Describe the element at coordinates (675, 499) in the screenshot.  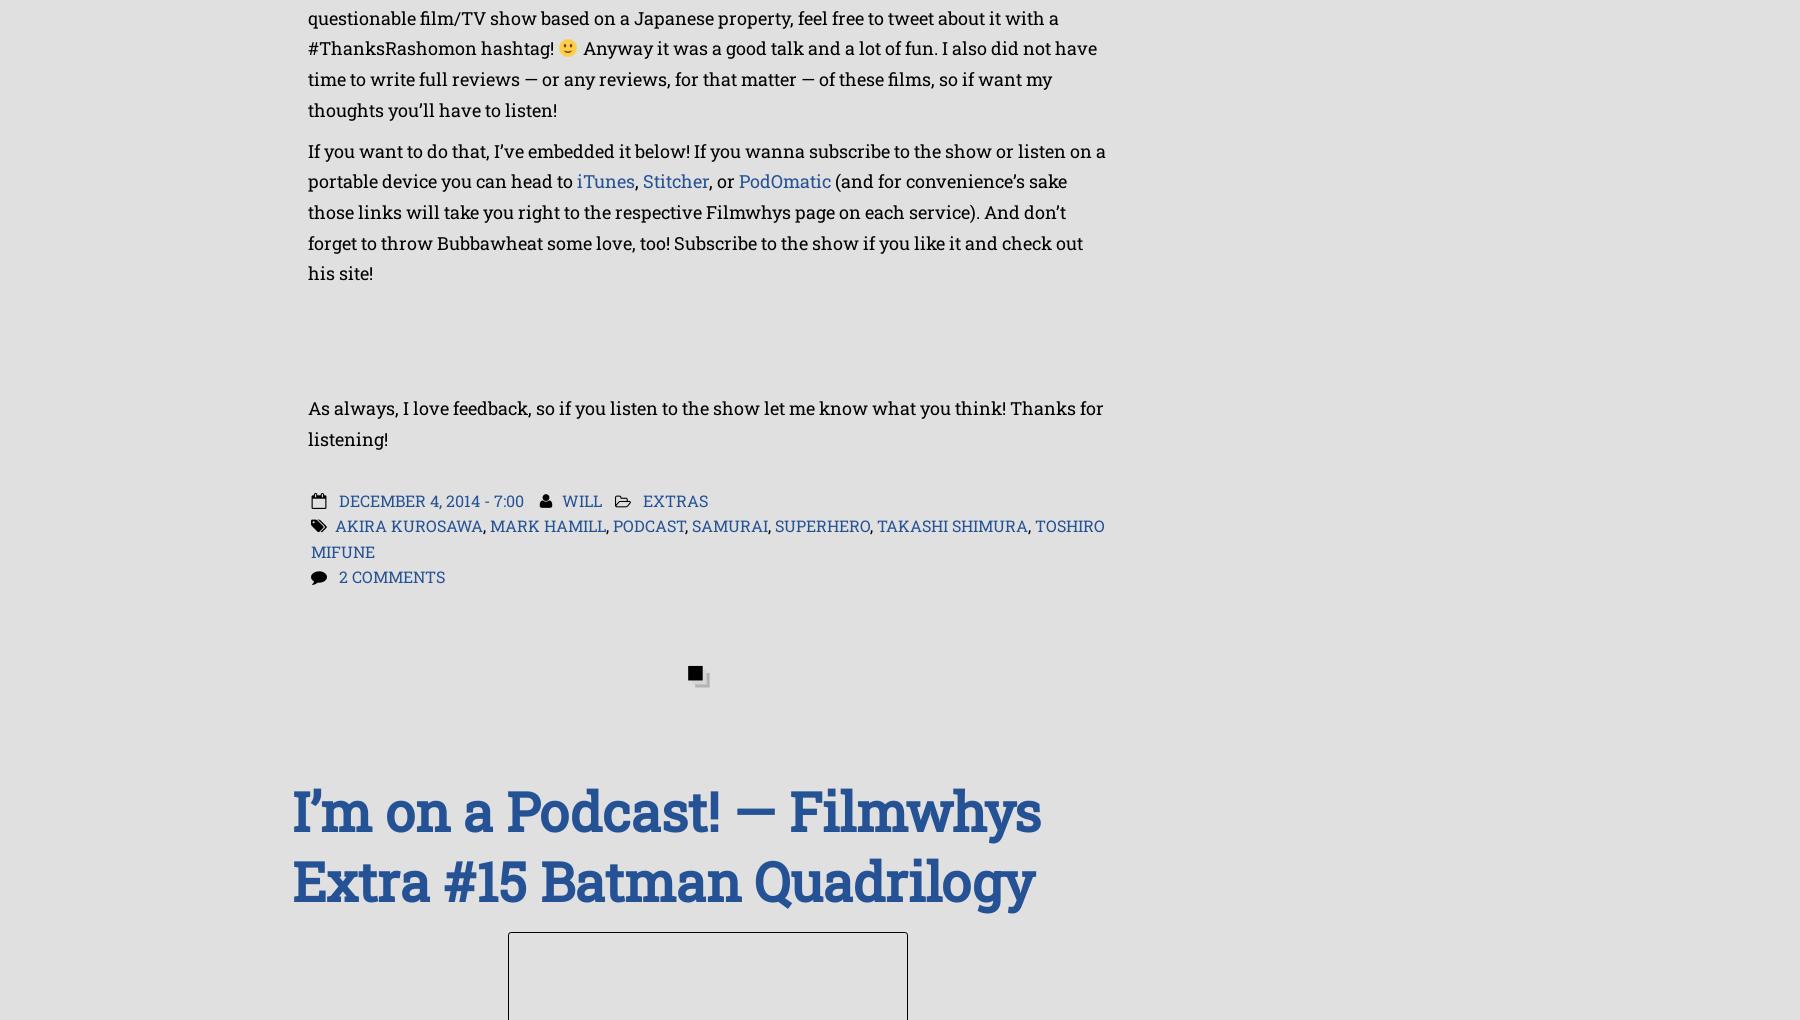
I see `'Extras'` at that location.